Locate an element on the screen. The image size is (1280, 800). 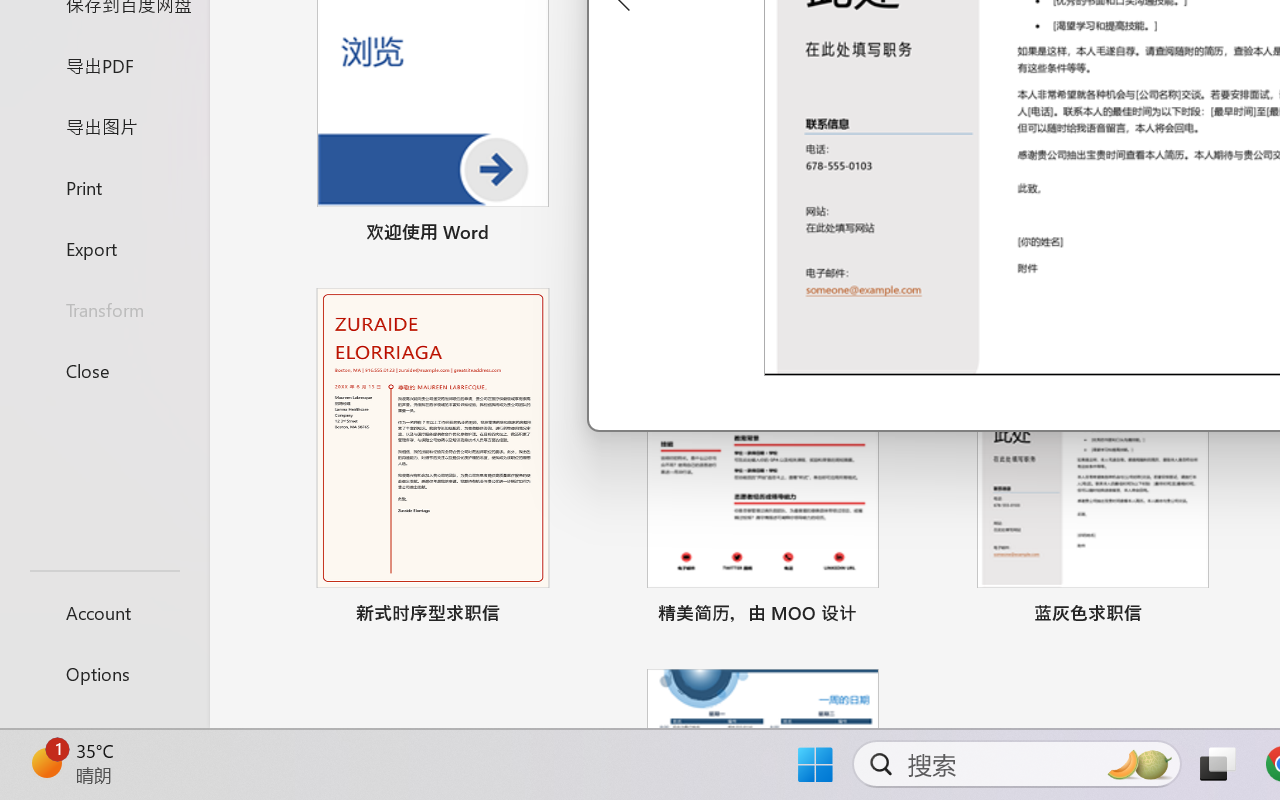
'Transform' is located at coordinates (103, 308).